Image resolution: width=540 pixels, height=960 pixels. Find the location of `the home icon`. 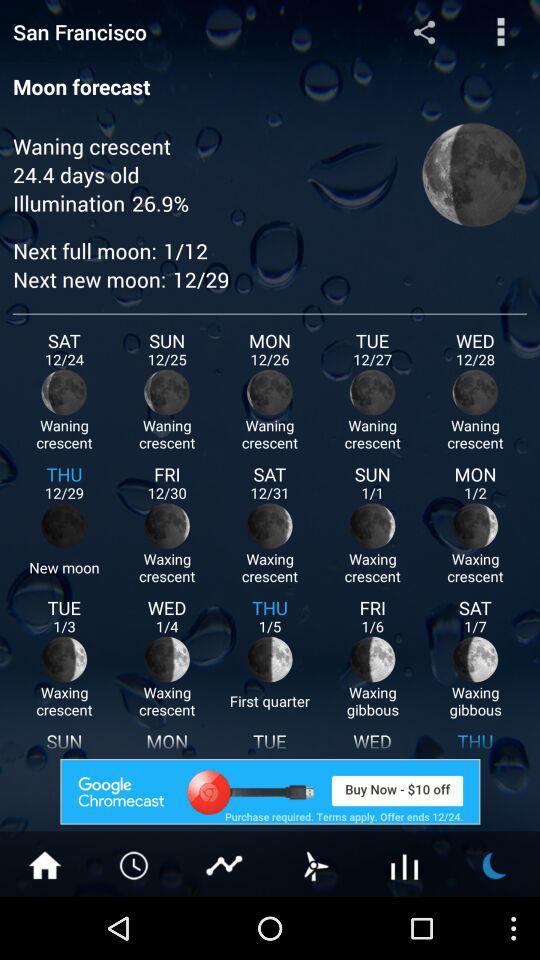

the home icon is located at coordinates (44, 925).